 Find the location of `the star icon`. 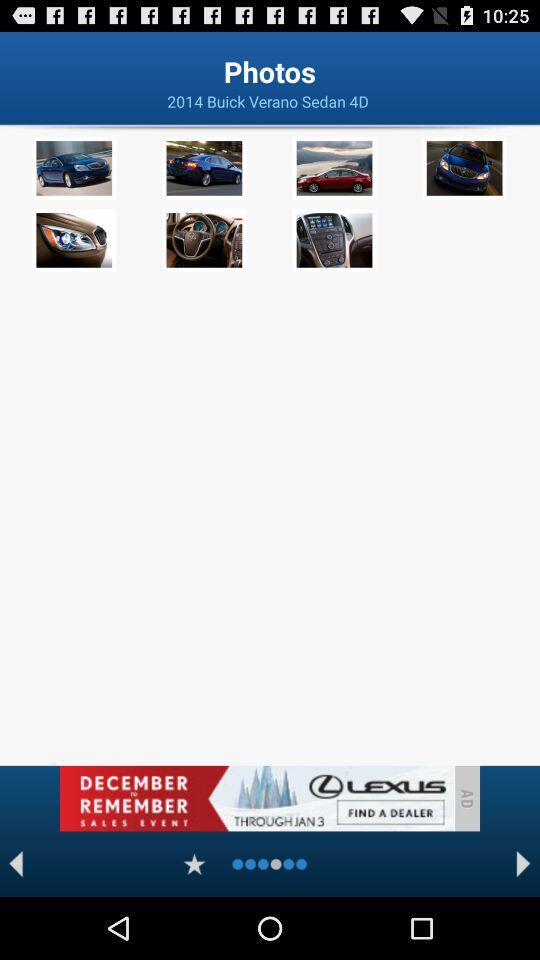

the star icon is located at coordinates (194, 924).